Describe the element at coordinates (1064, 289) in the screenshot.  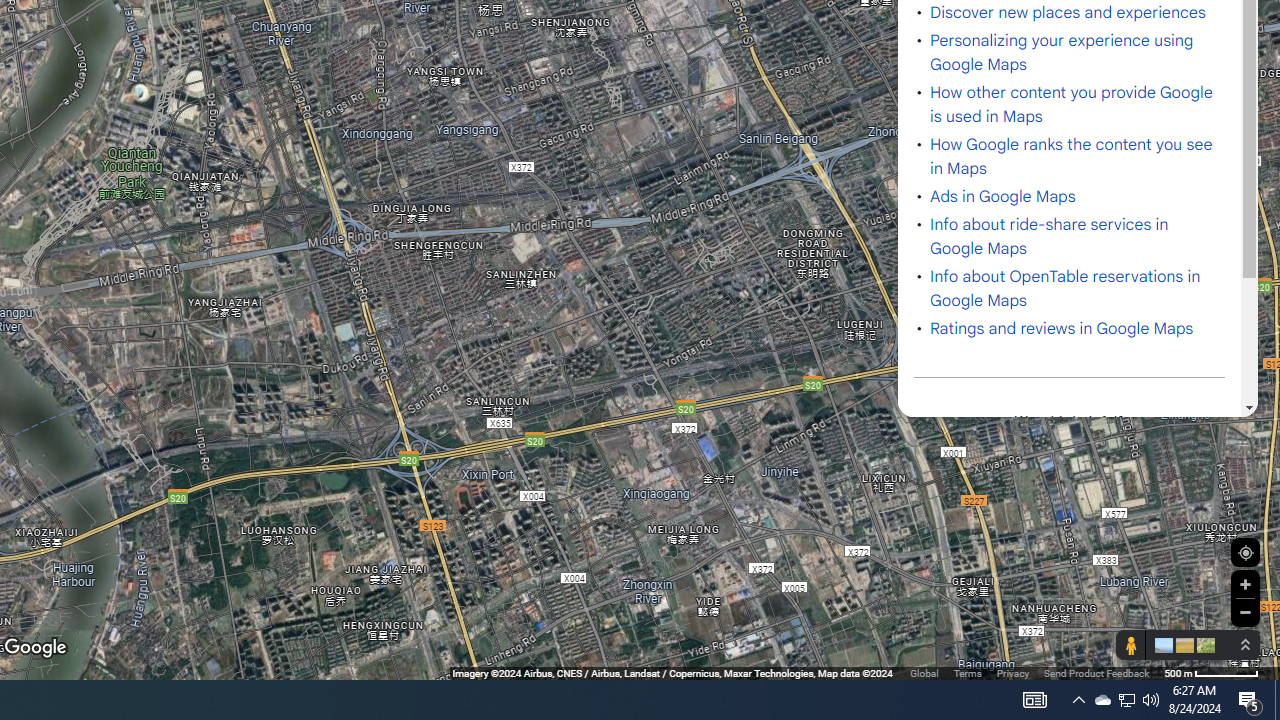
I see `'Info about OpenTable reservations in Google Maps'` at that location.